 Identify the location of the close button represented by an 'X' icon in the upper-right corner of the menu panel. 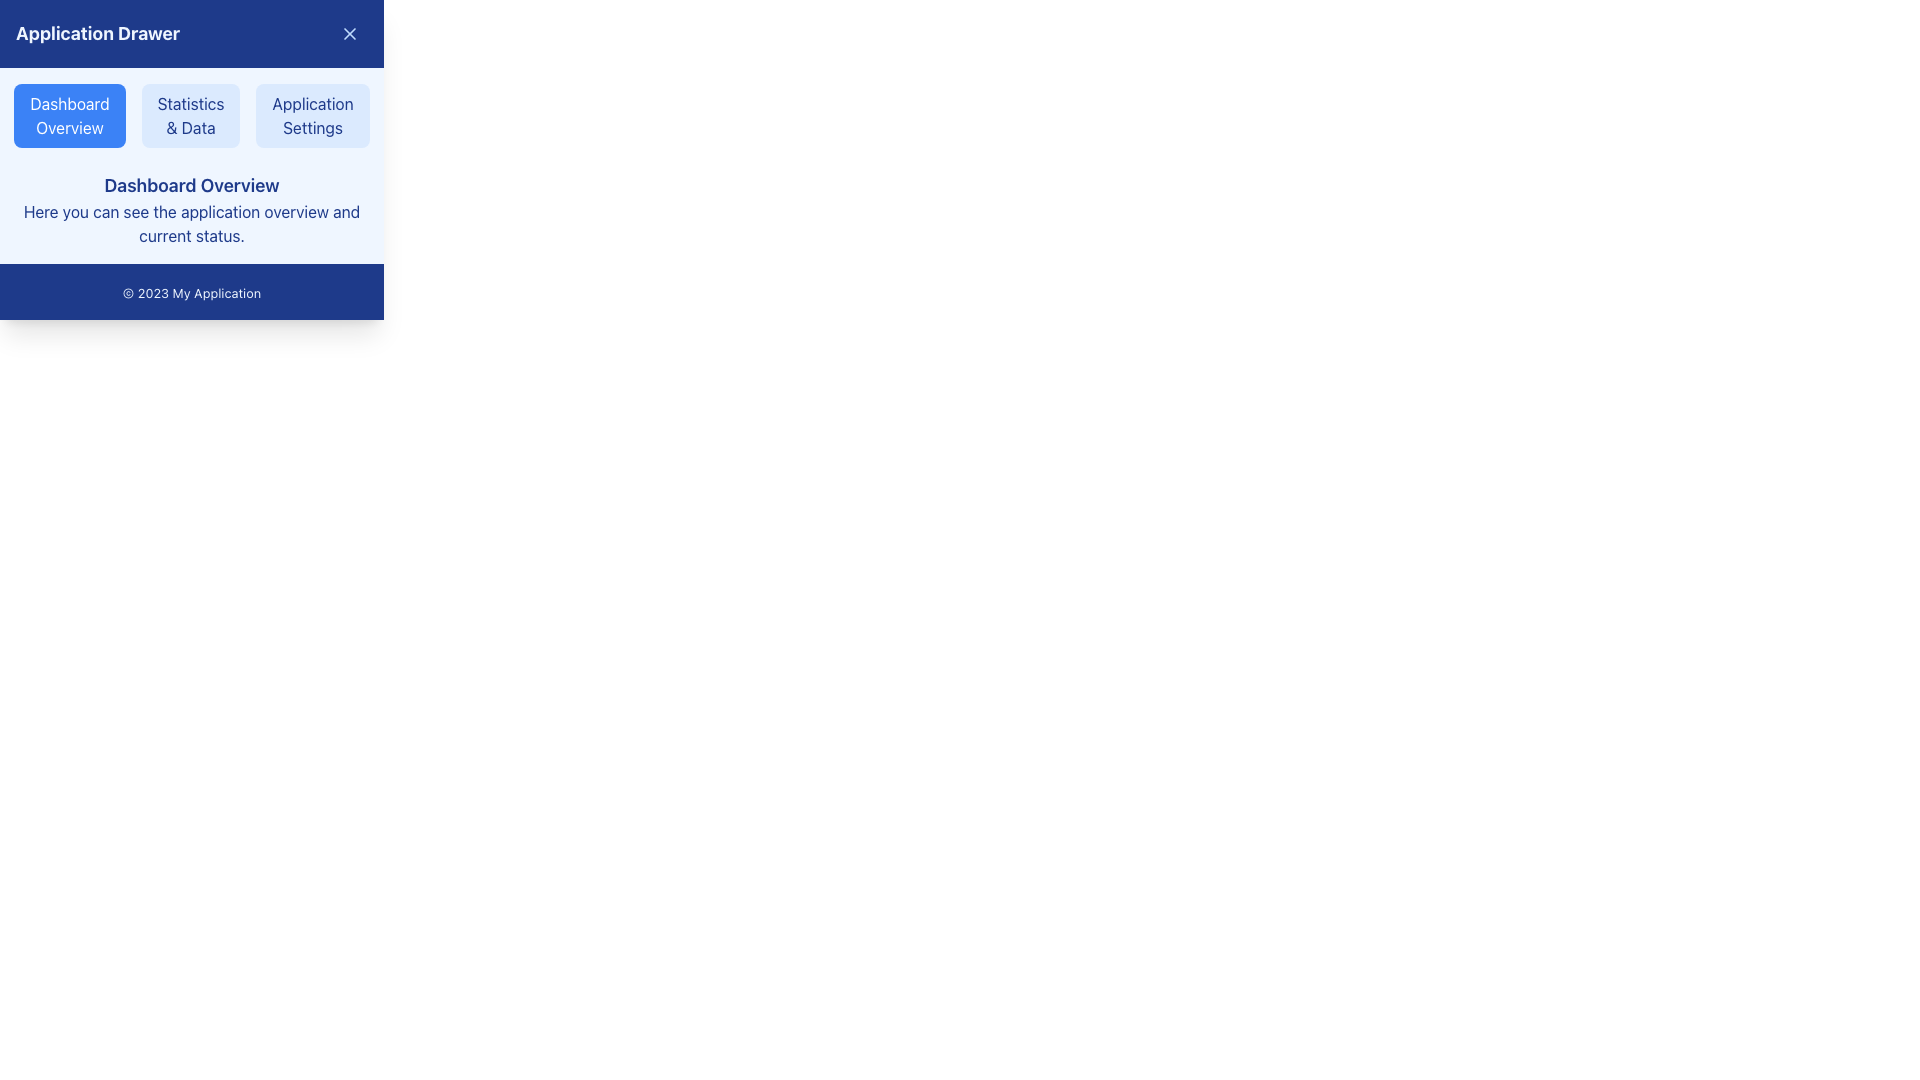
(350, 34).